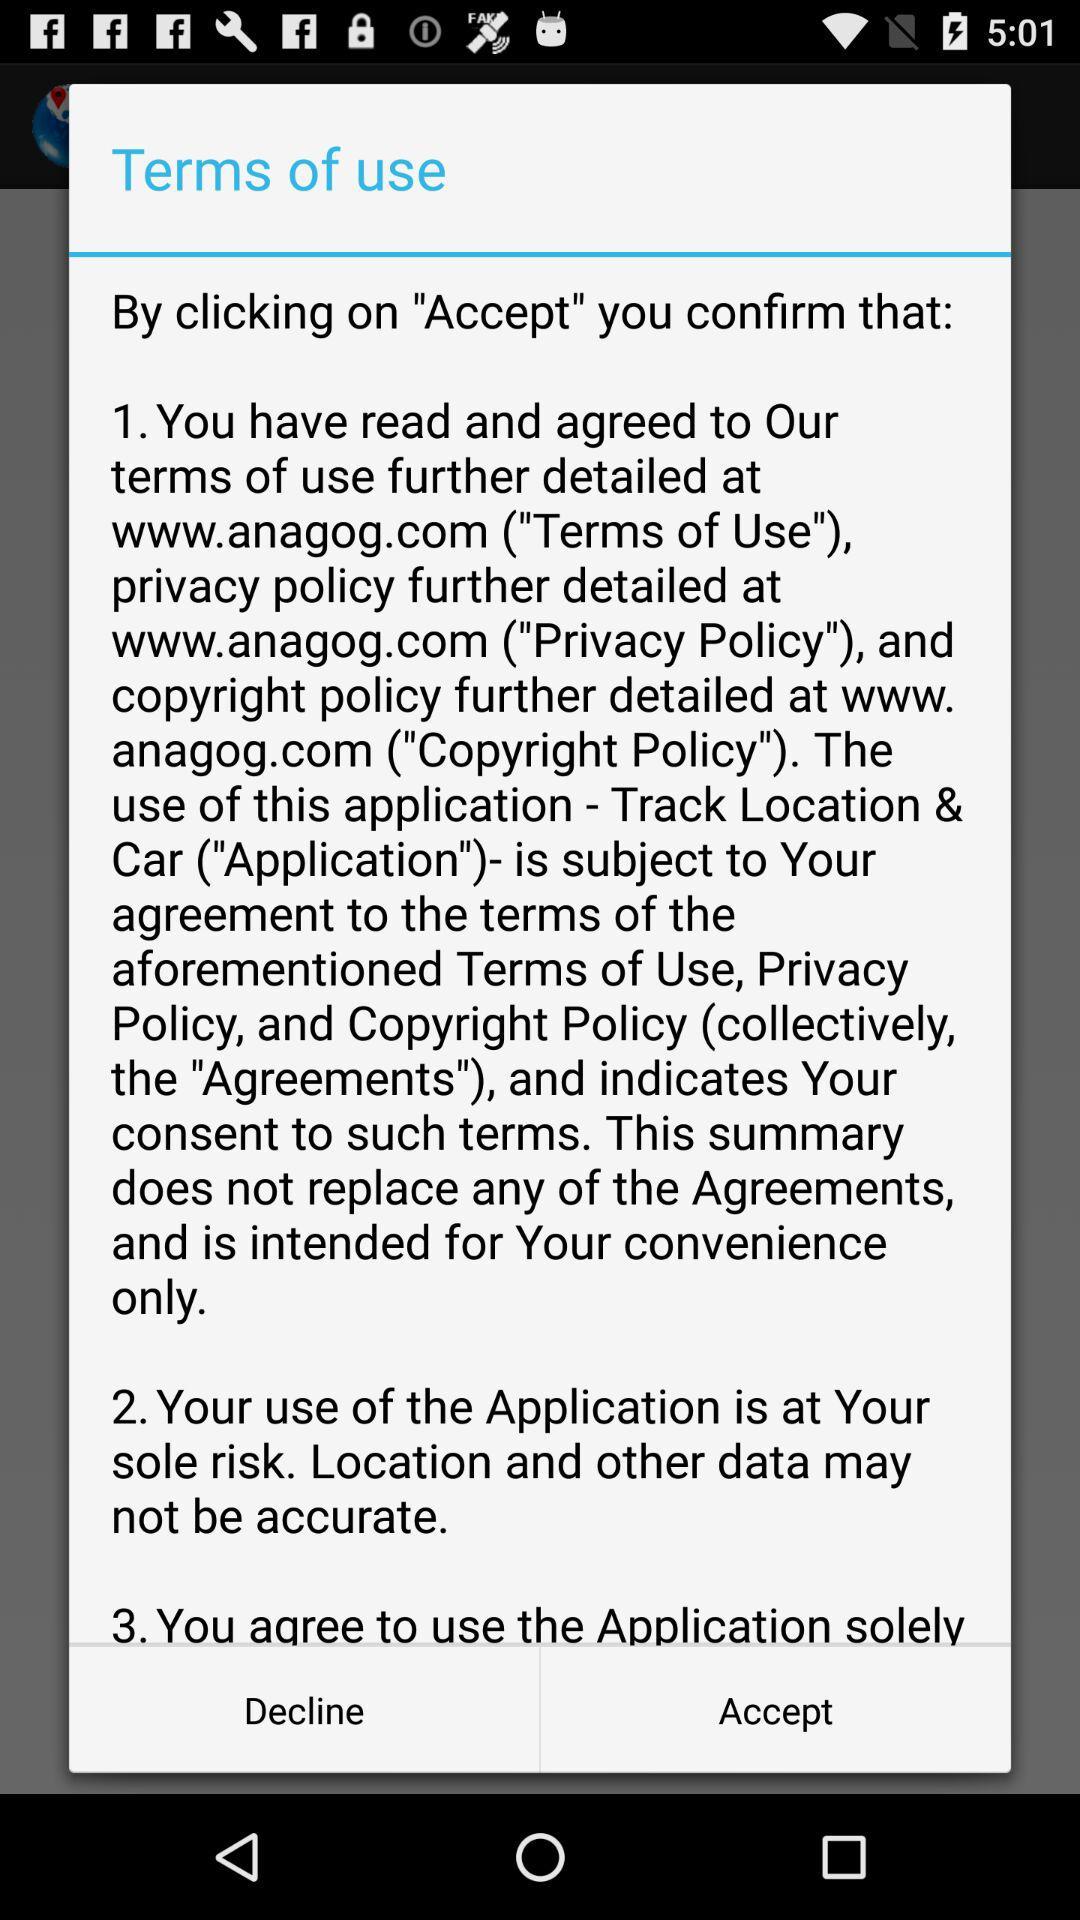 Image resolution: width=1080 pixels, height=1920 pixels. I want to click on the app below the by clicking on, so click(304, 1708).